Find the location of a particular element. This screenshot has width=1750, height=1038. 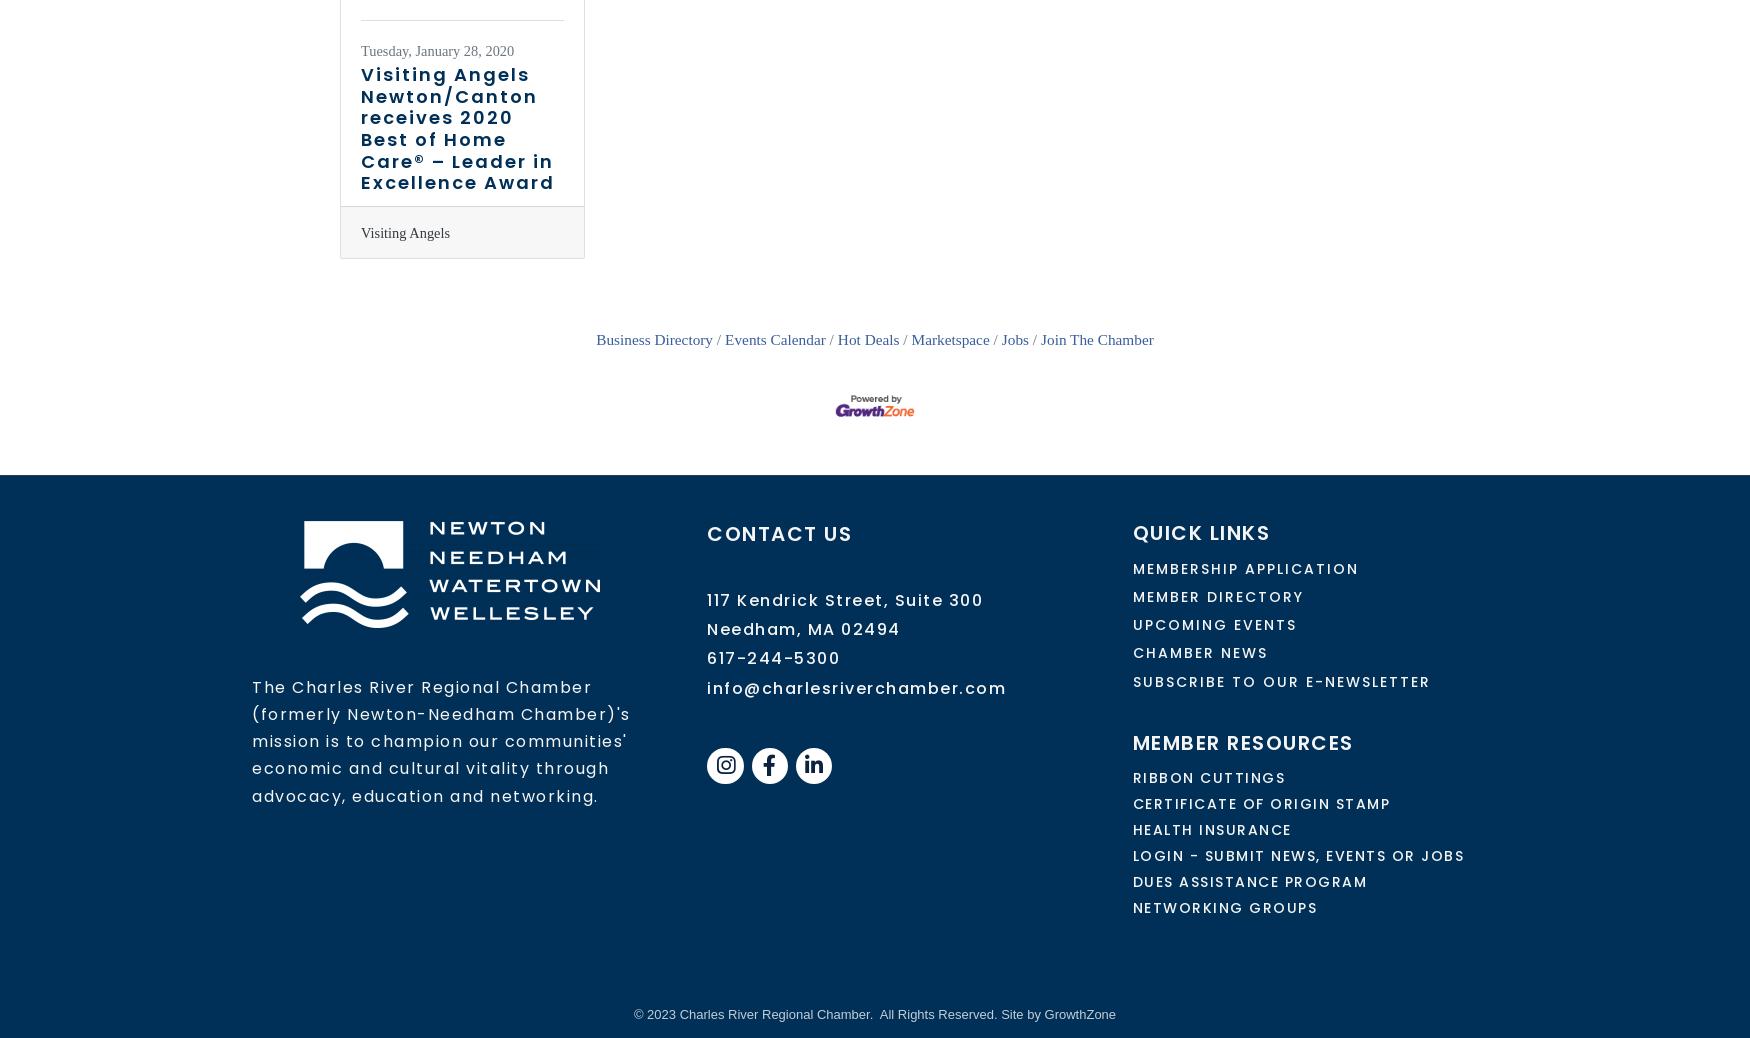

'Jobs' is located at coordinates (1013, 338).